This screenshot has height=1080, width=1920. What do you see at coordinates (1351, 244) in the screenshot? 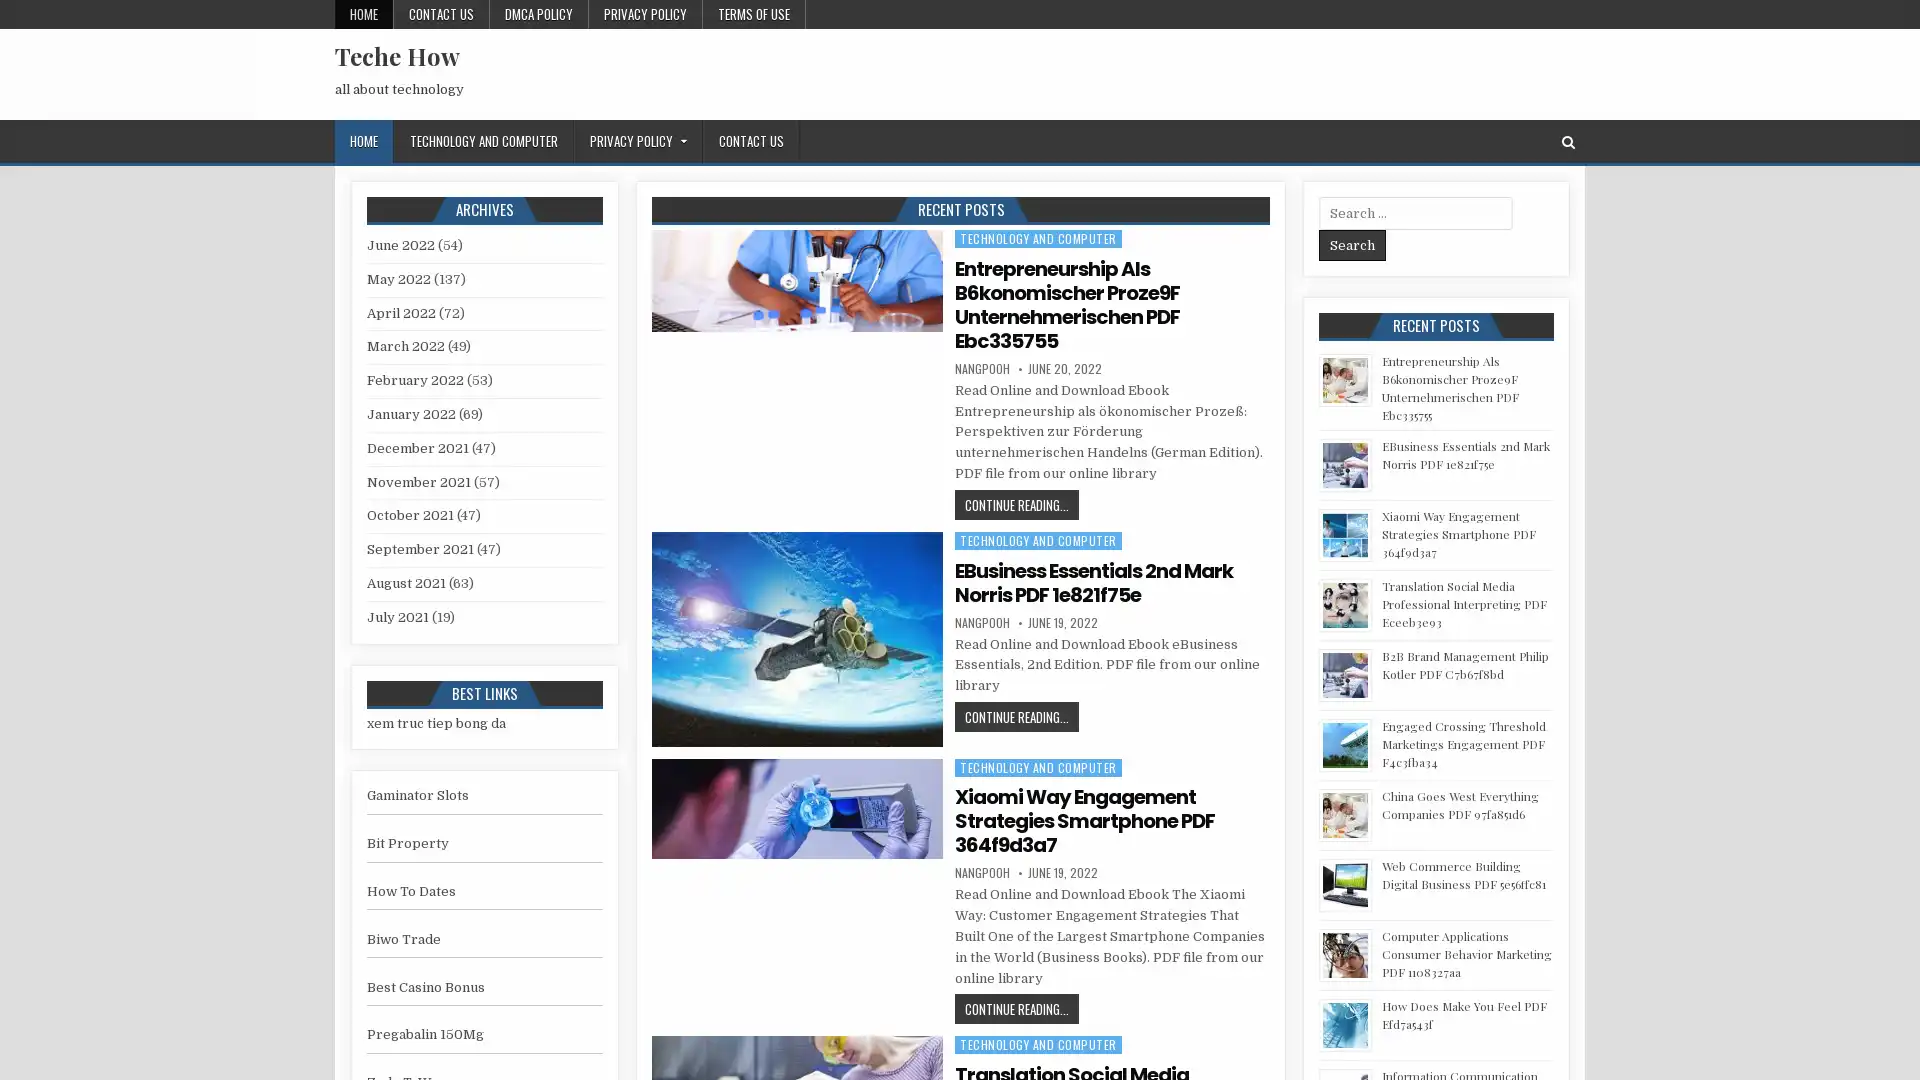
I see `Search` at bounding box center [1351, 244].